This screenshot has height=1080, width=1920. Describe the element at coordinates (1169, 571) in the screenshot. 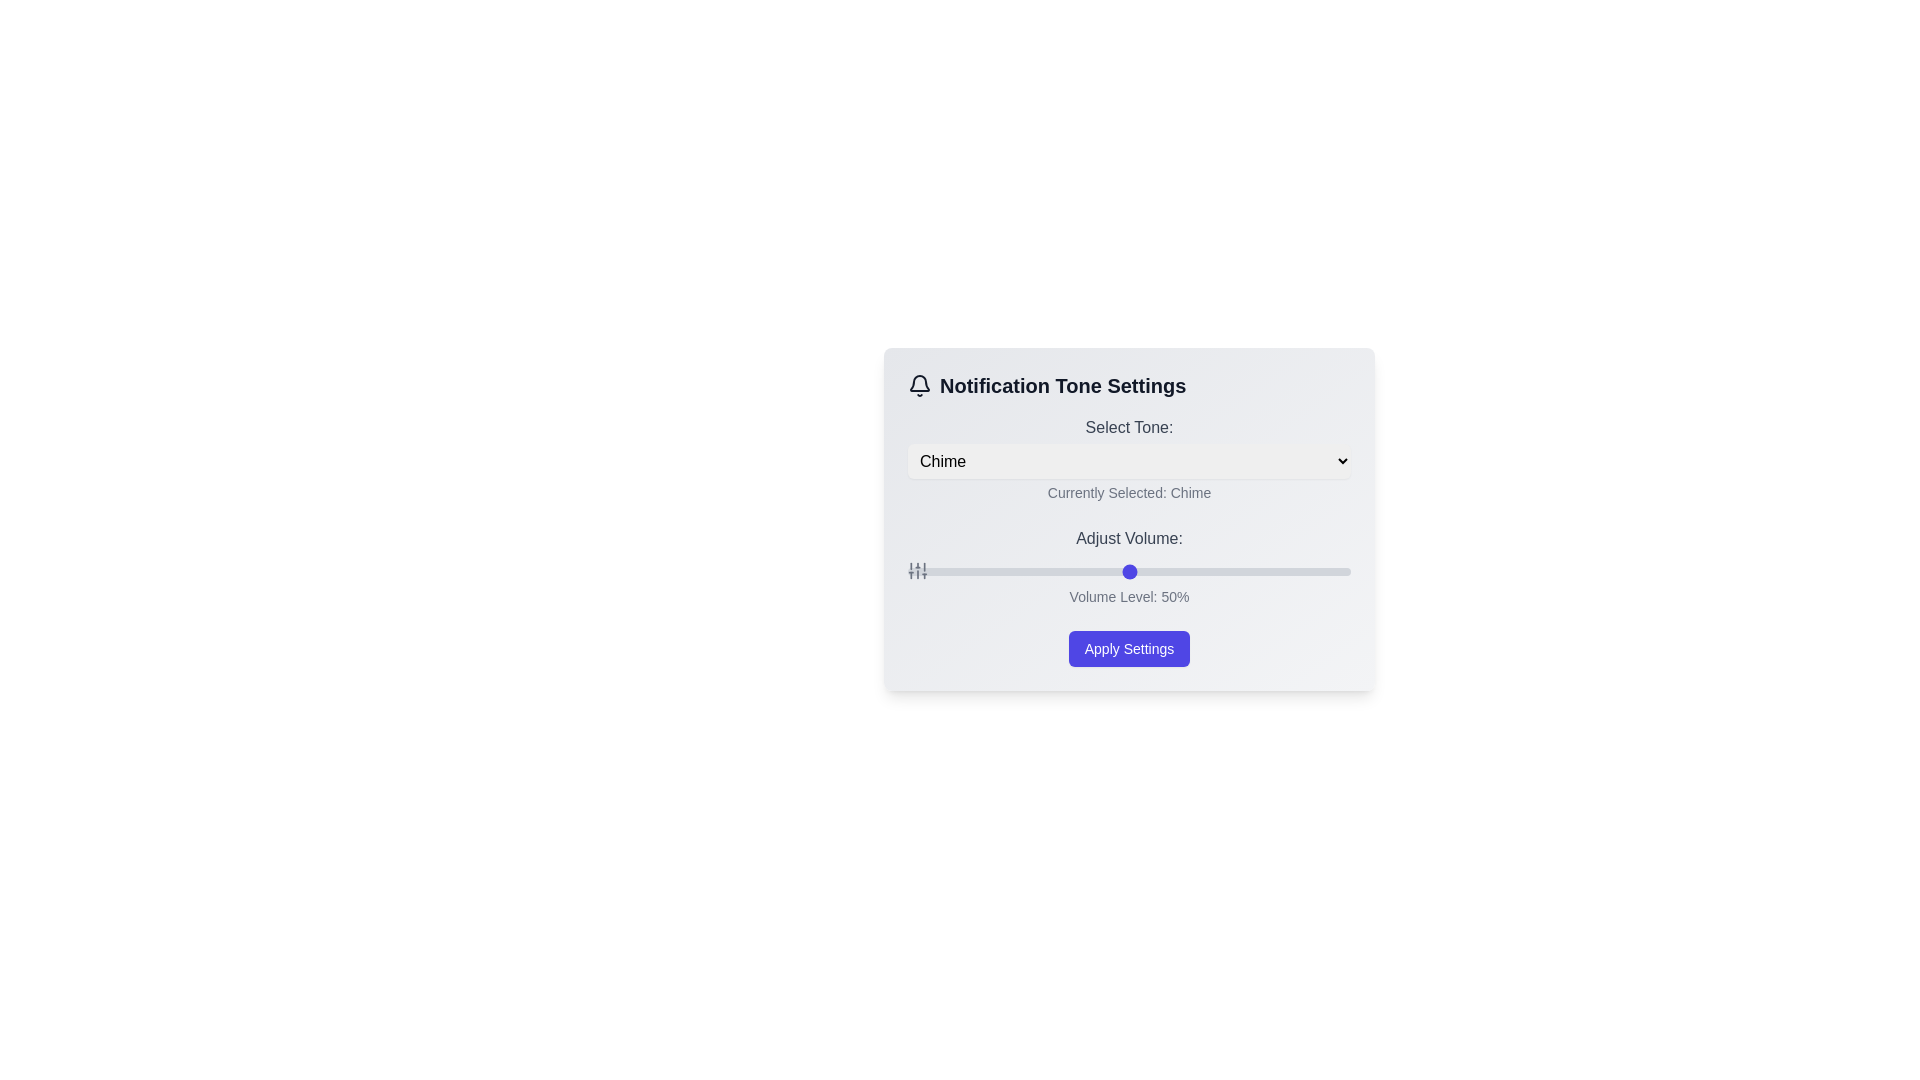

I see `the volume` at that location.